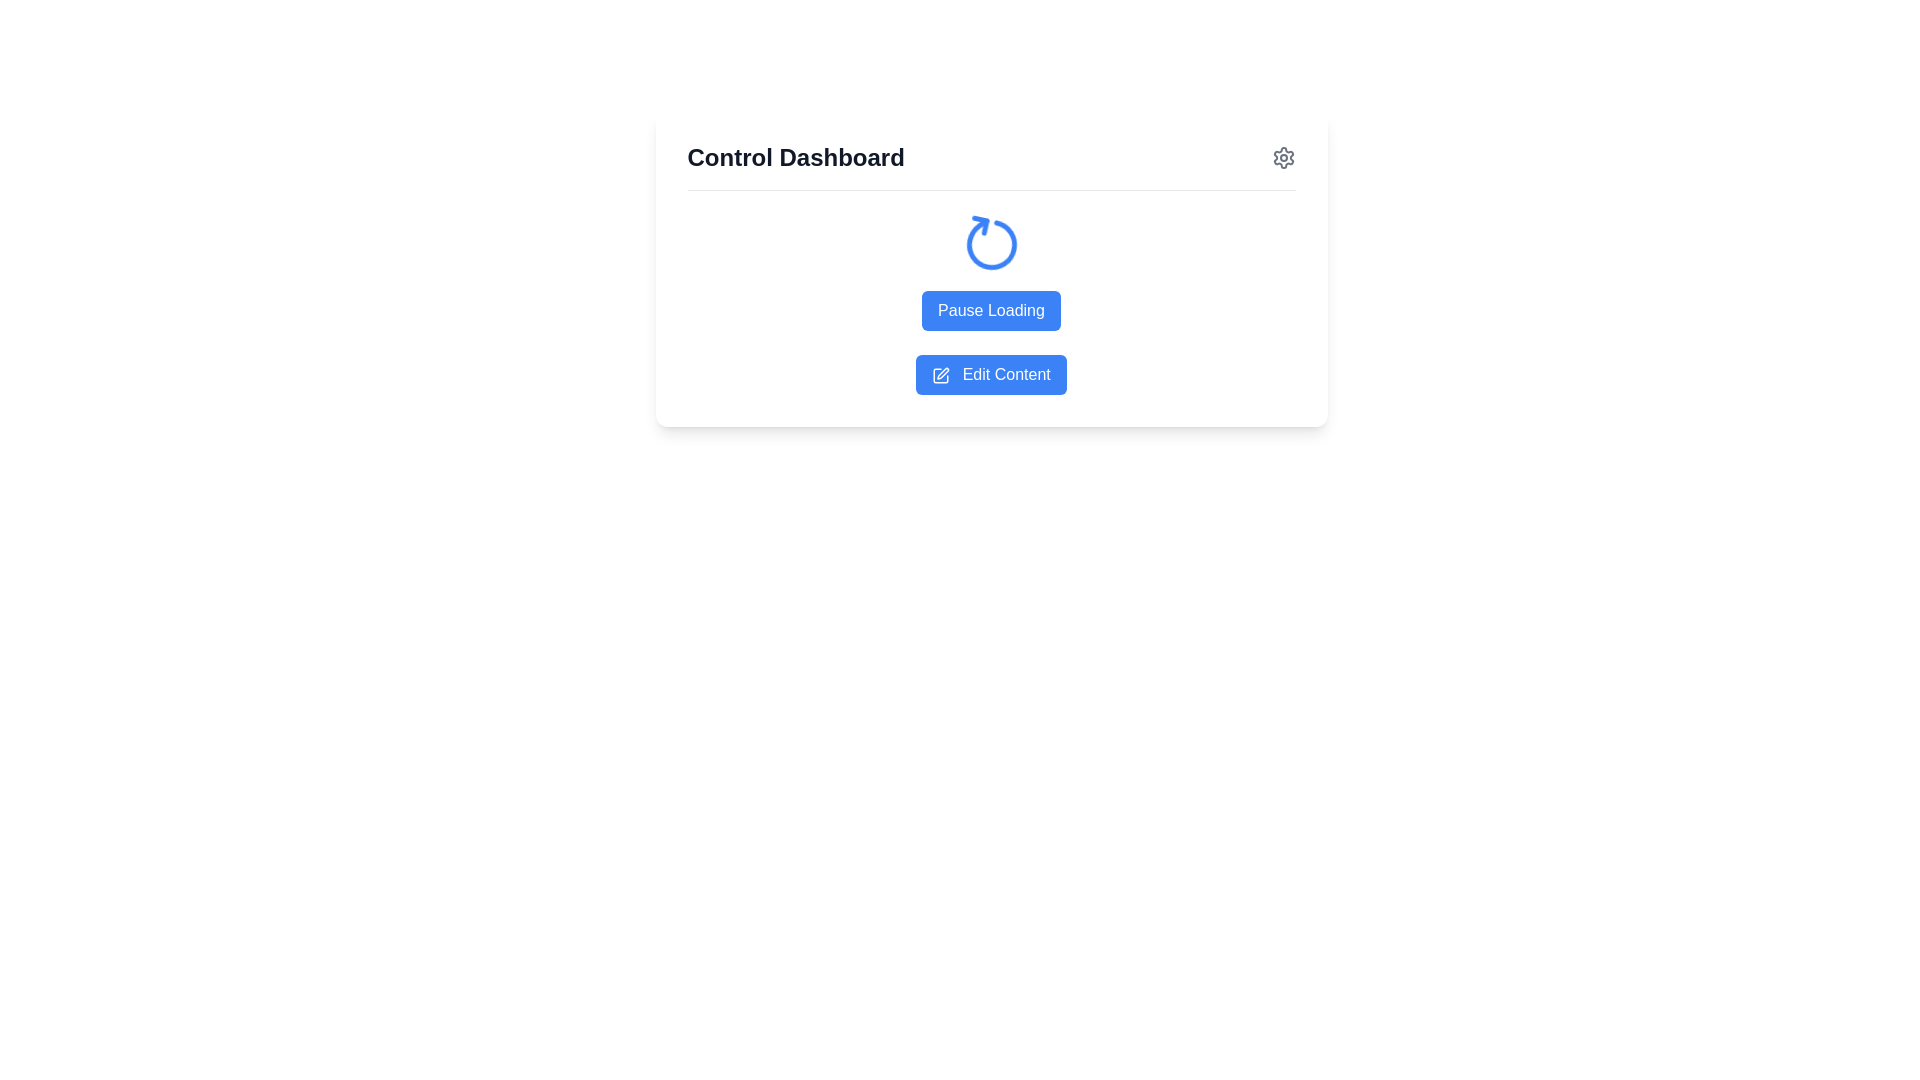 Image resolution: width=1920 pixels, height=1080 pixels. Describe the element at coordinates (940, 375) in the screenshot. I see `the decorative icon located to the left of the 'Edit Content' button, which visually represents the editing functionality` at that location.